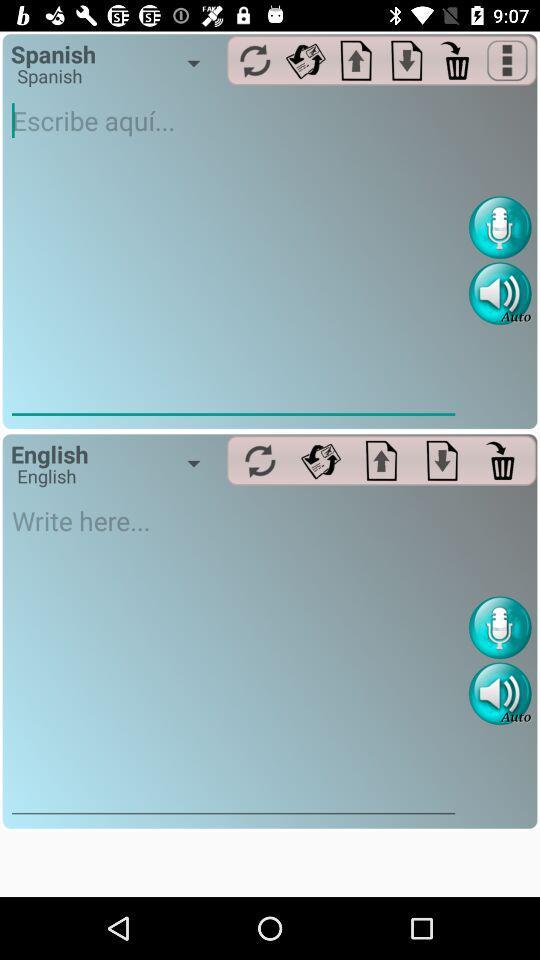 The image size is (540, 960). Describe the element at coordinates (406, 59) in the screenshot. I see `download option` at that location.